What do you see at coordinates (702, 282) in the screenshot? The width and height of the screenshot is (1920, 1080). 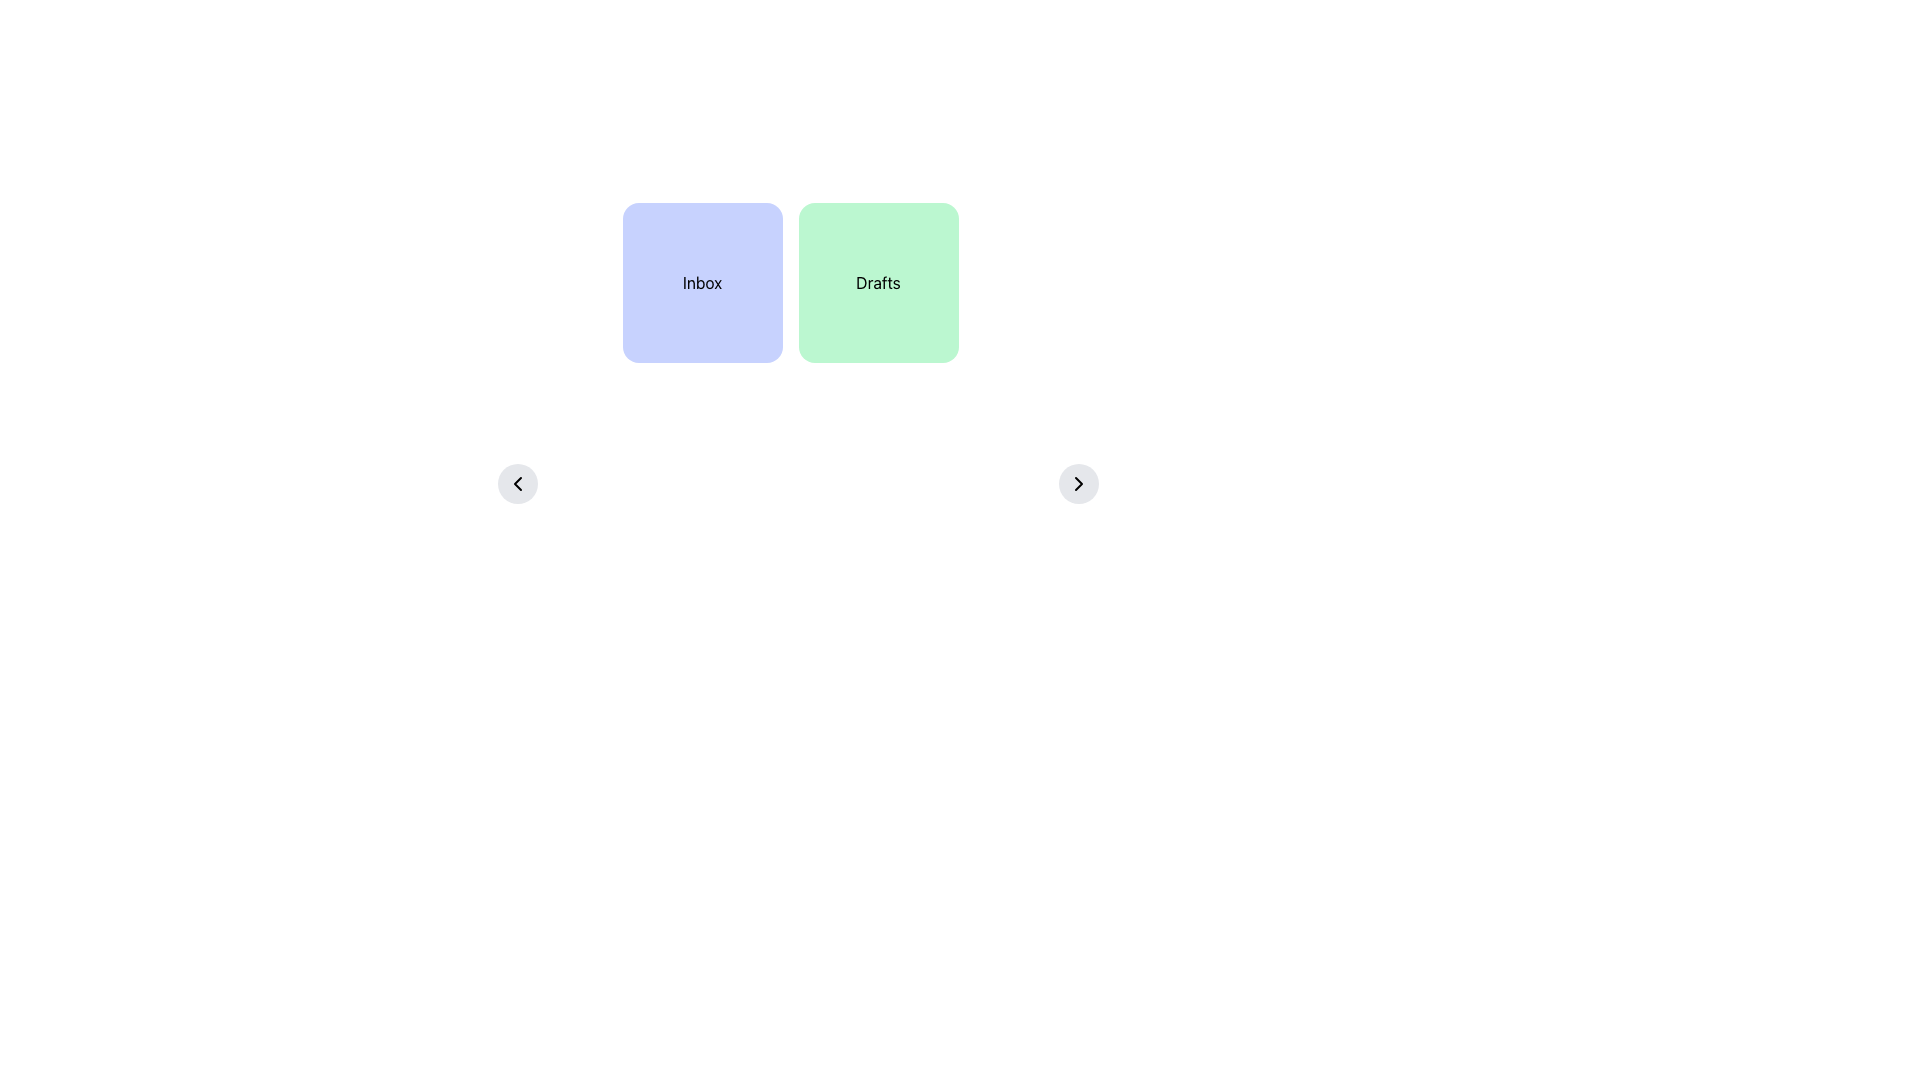 I see `the first List Item labeled 'Inbox', which is a light blue square with rounded corners` at bounding box center [702, 282].